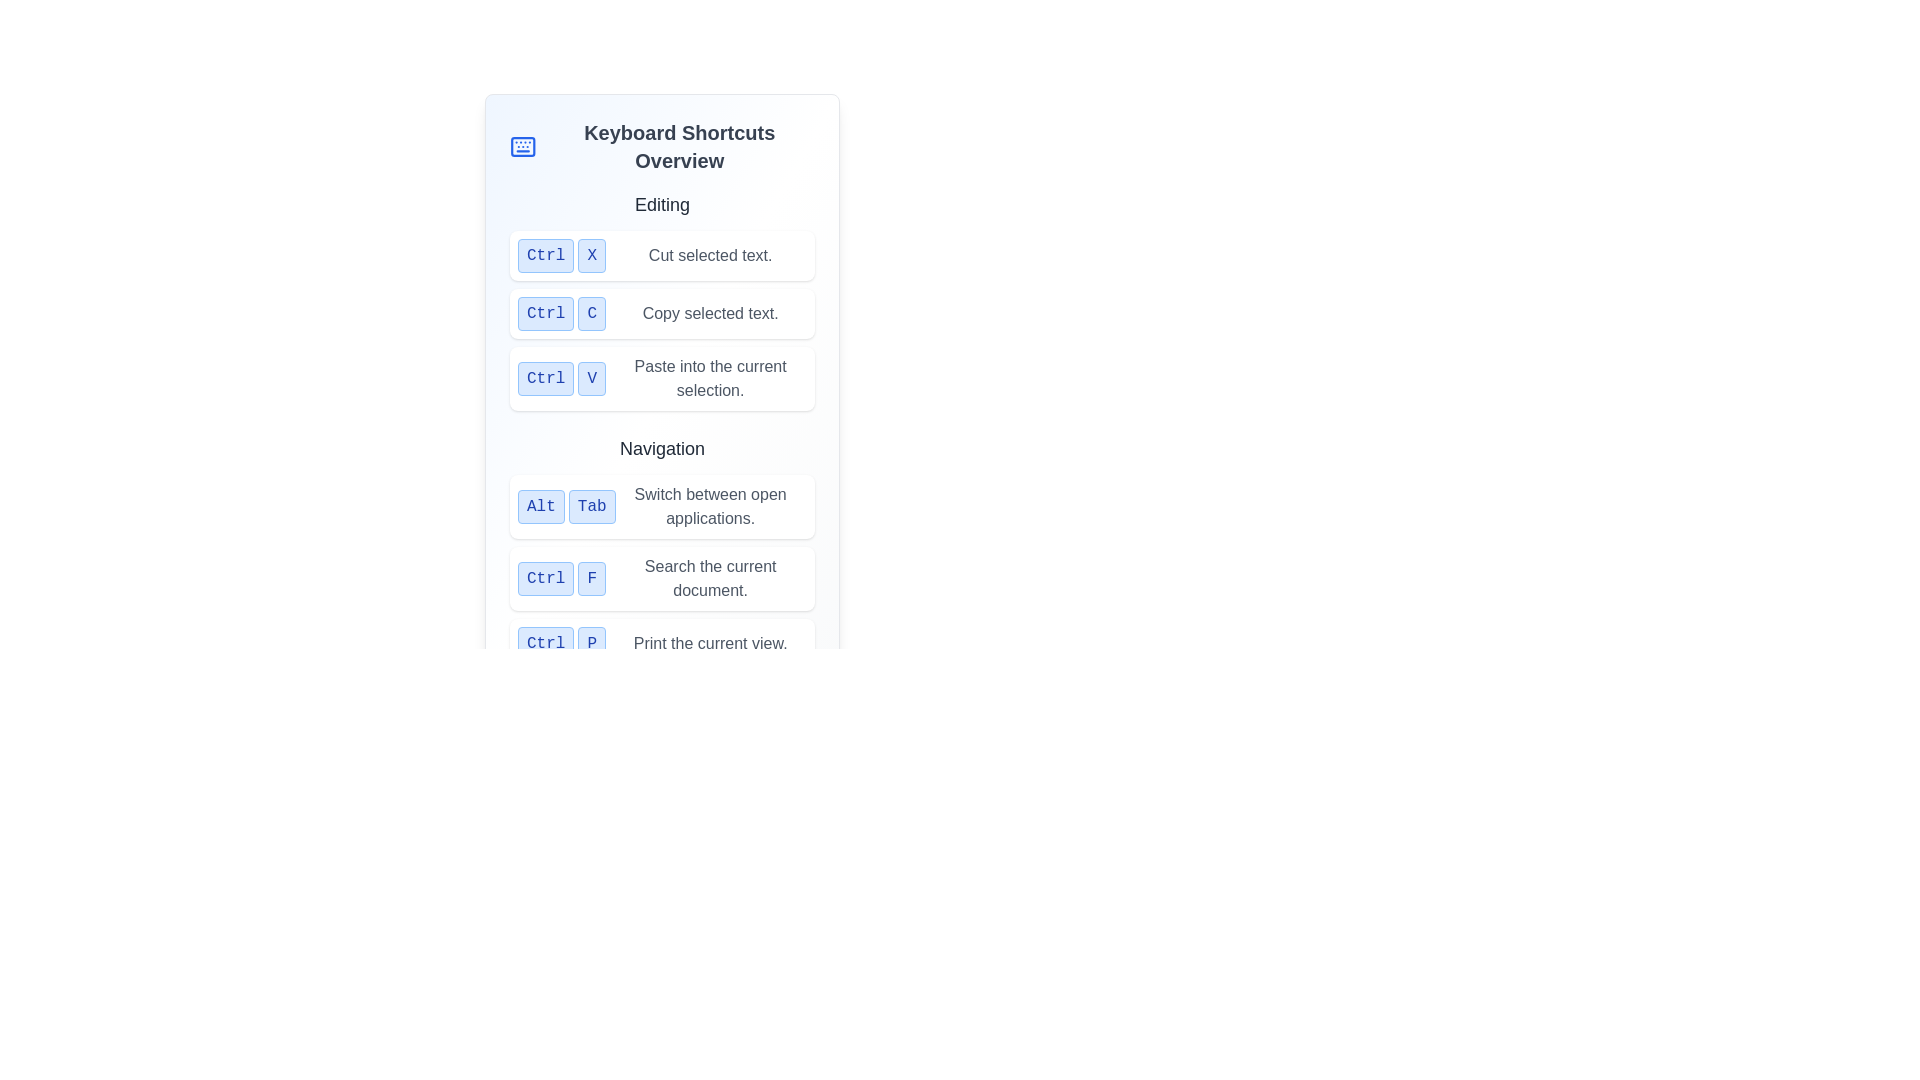  What do you see at coordinates (662, 378) in the screenshot?
I see `description text of the informational block that contains the keyboard shortcut 'Ctrl + V' and its description 'Paste into the current selection.'` at bounding box center [662, 378].